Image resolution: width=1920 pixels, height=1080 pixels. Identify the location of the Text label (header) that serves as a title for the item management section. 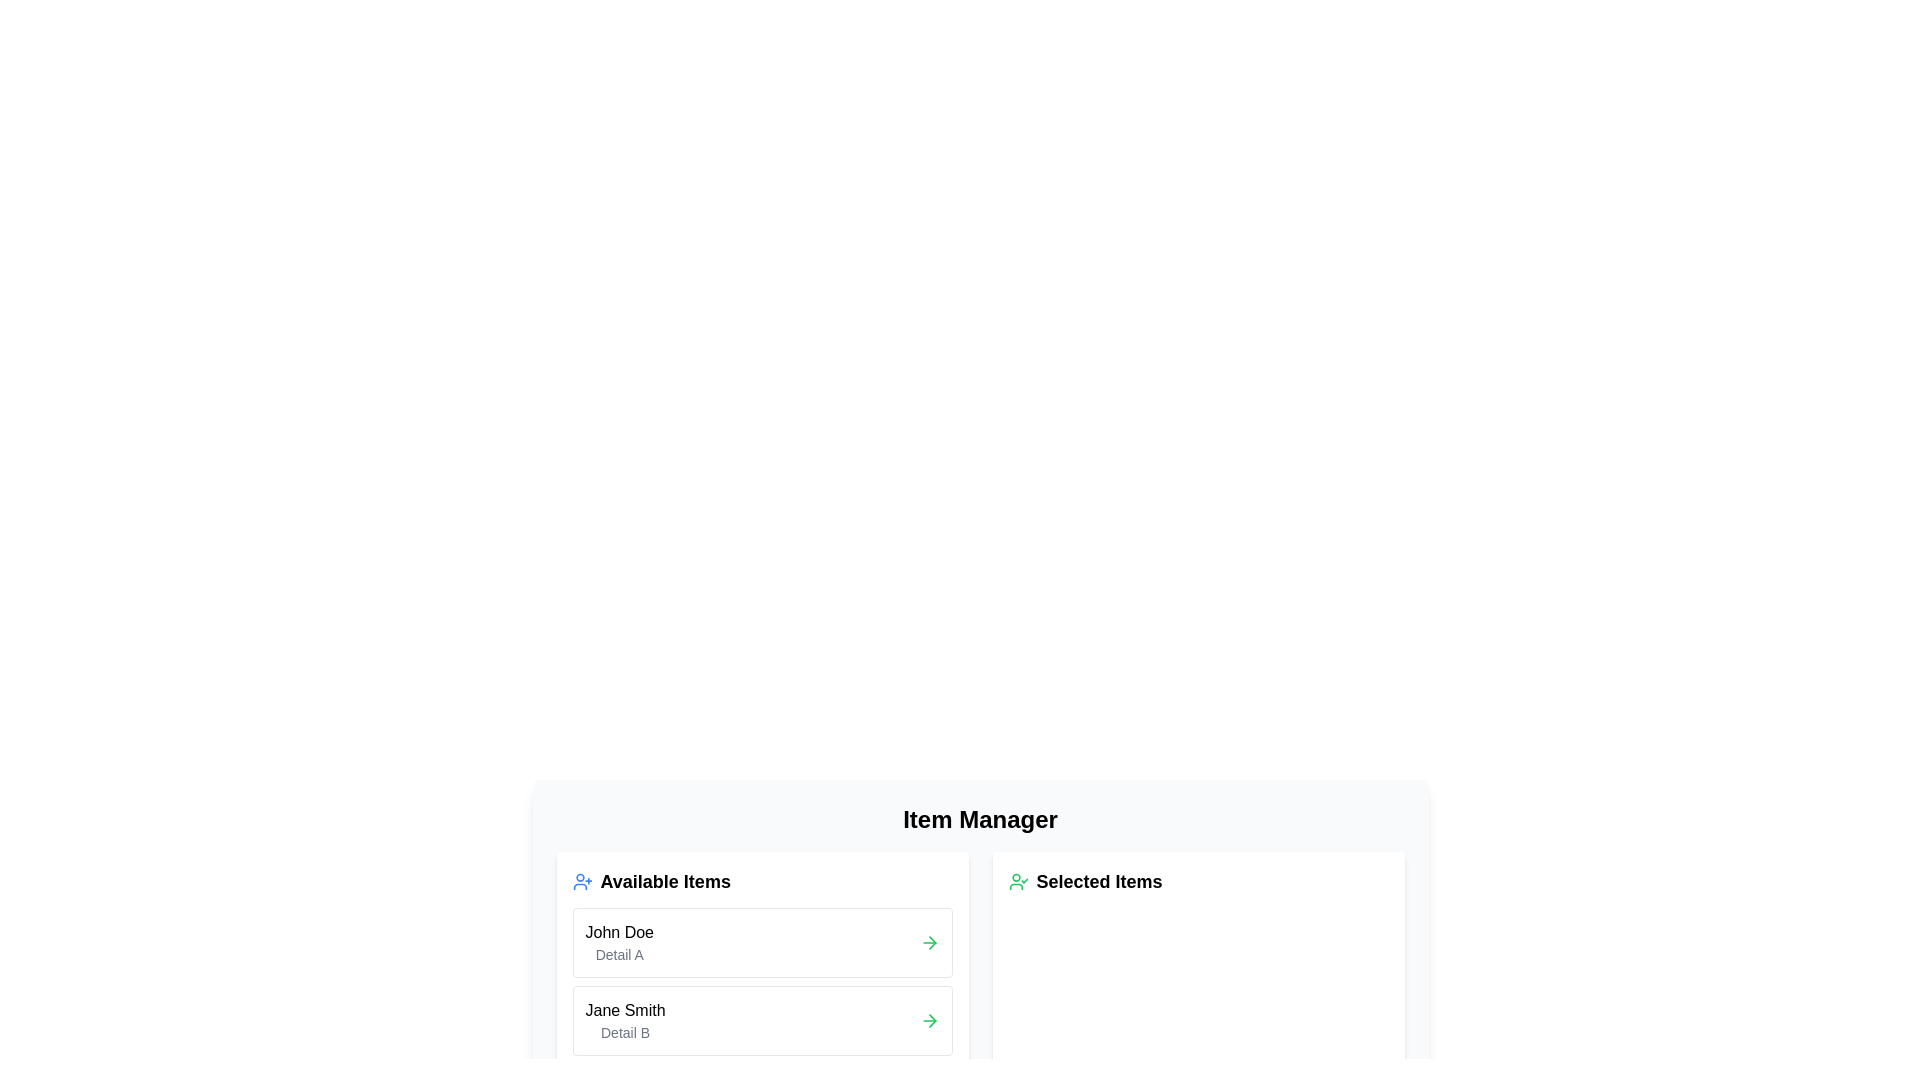
(980, 820).